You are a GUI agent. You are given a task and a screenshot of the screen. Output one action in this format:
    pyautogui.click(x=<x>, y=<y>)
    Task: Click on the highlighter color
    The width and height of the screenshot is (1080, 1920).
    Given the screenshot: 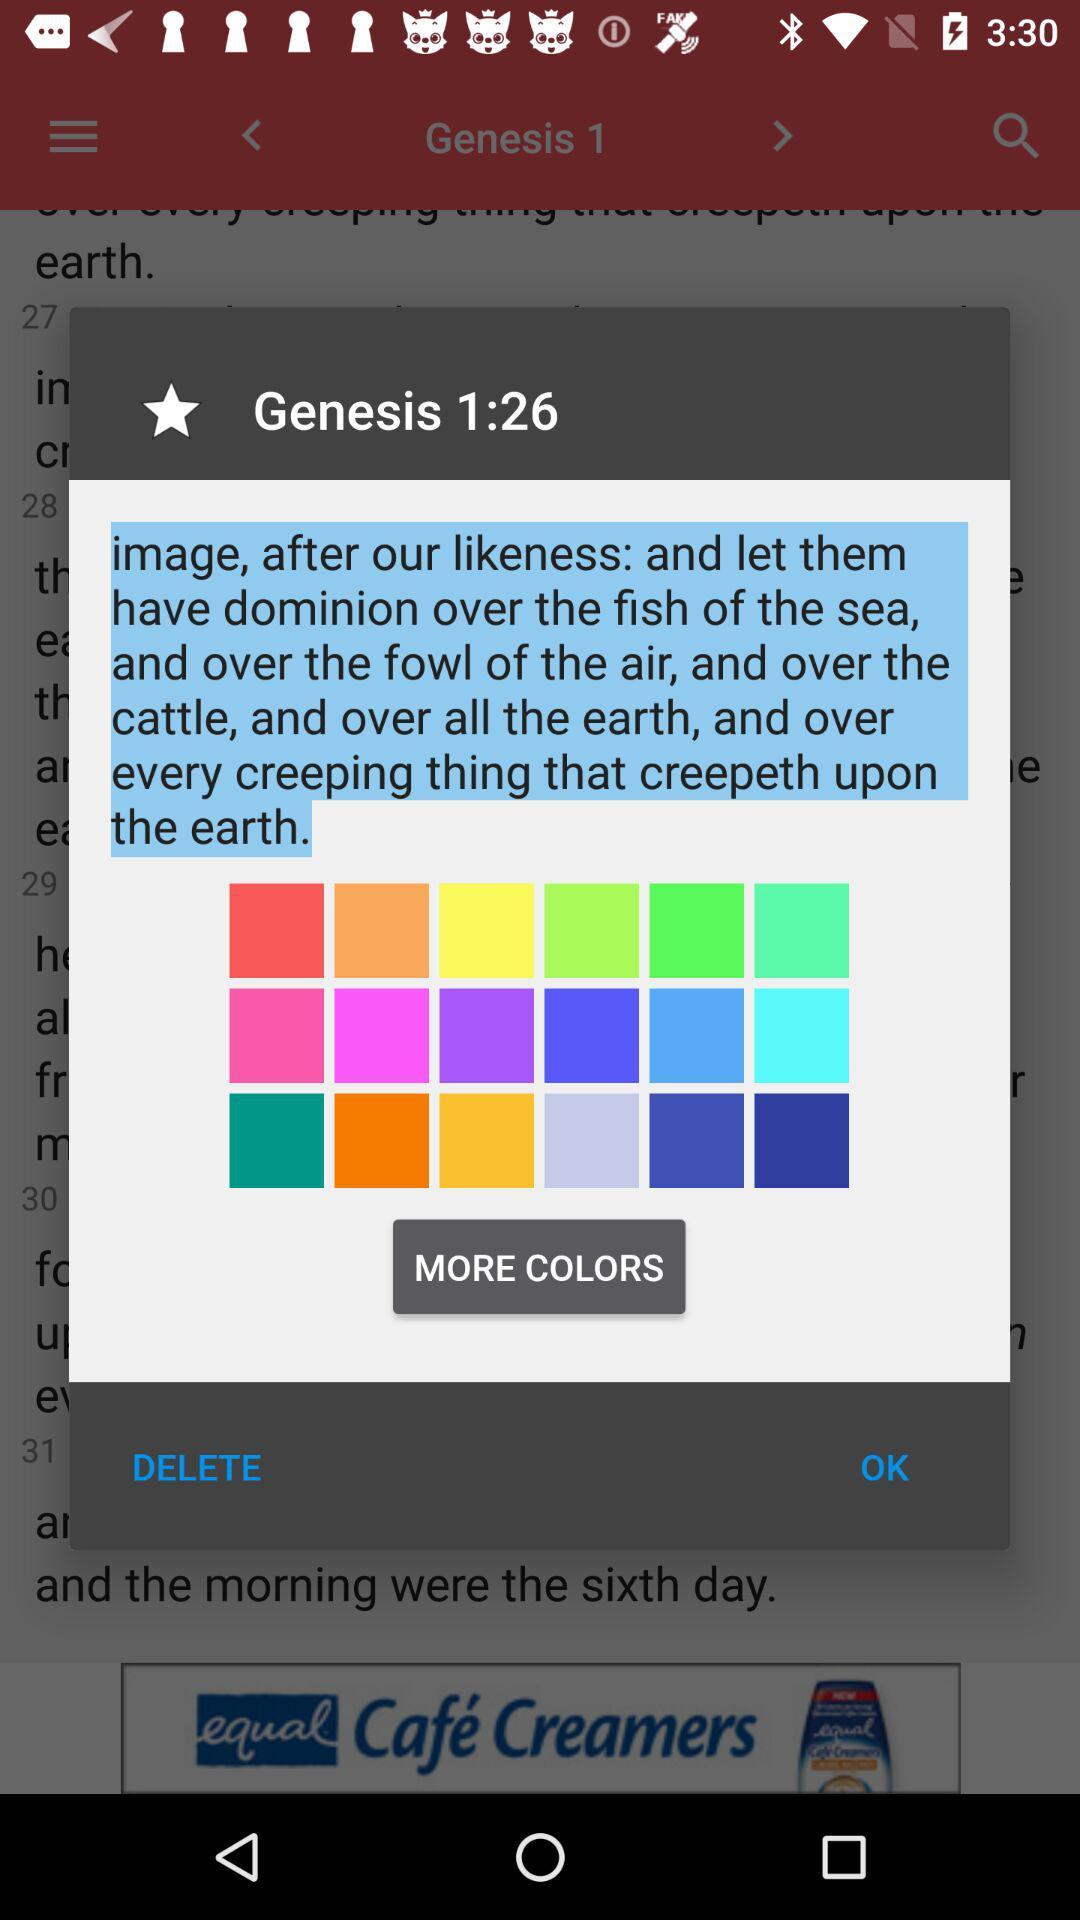 What is the action you would take?
    pyautogui.click(x=695, y=1035)
    